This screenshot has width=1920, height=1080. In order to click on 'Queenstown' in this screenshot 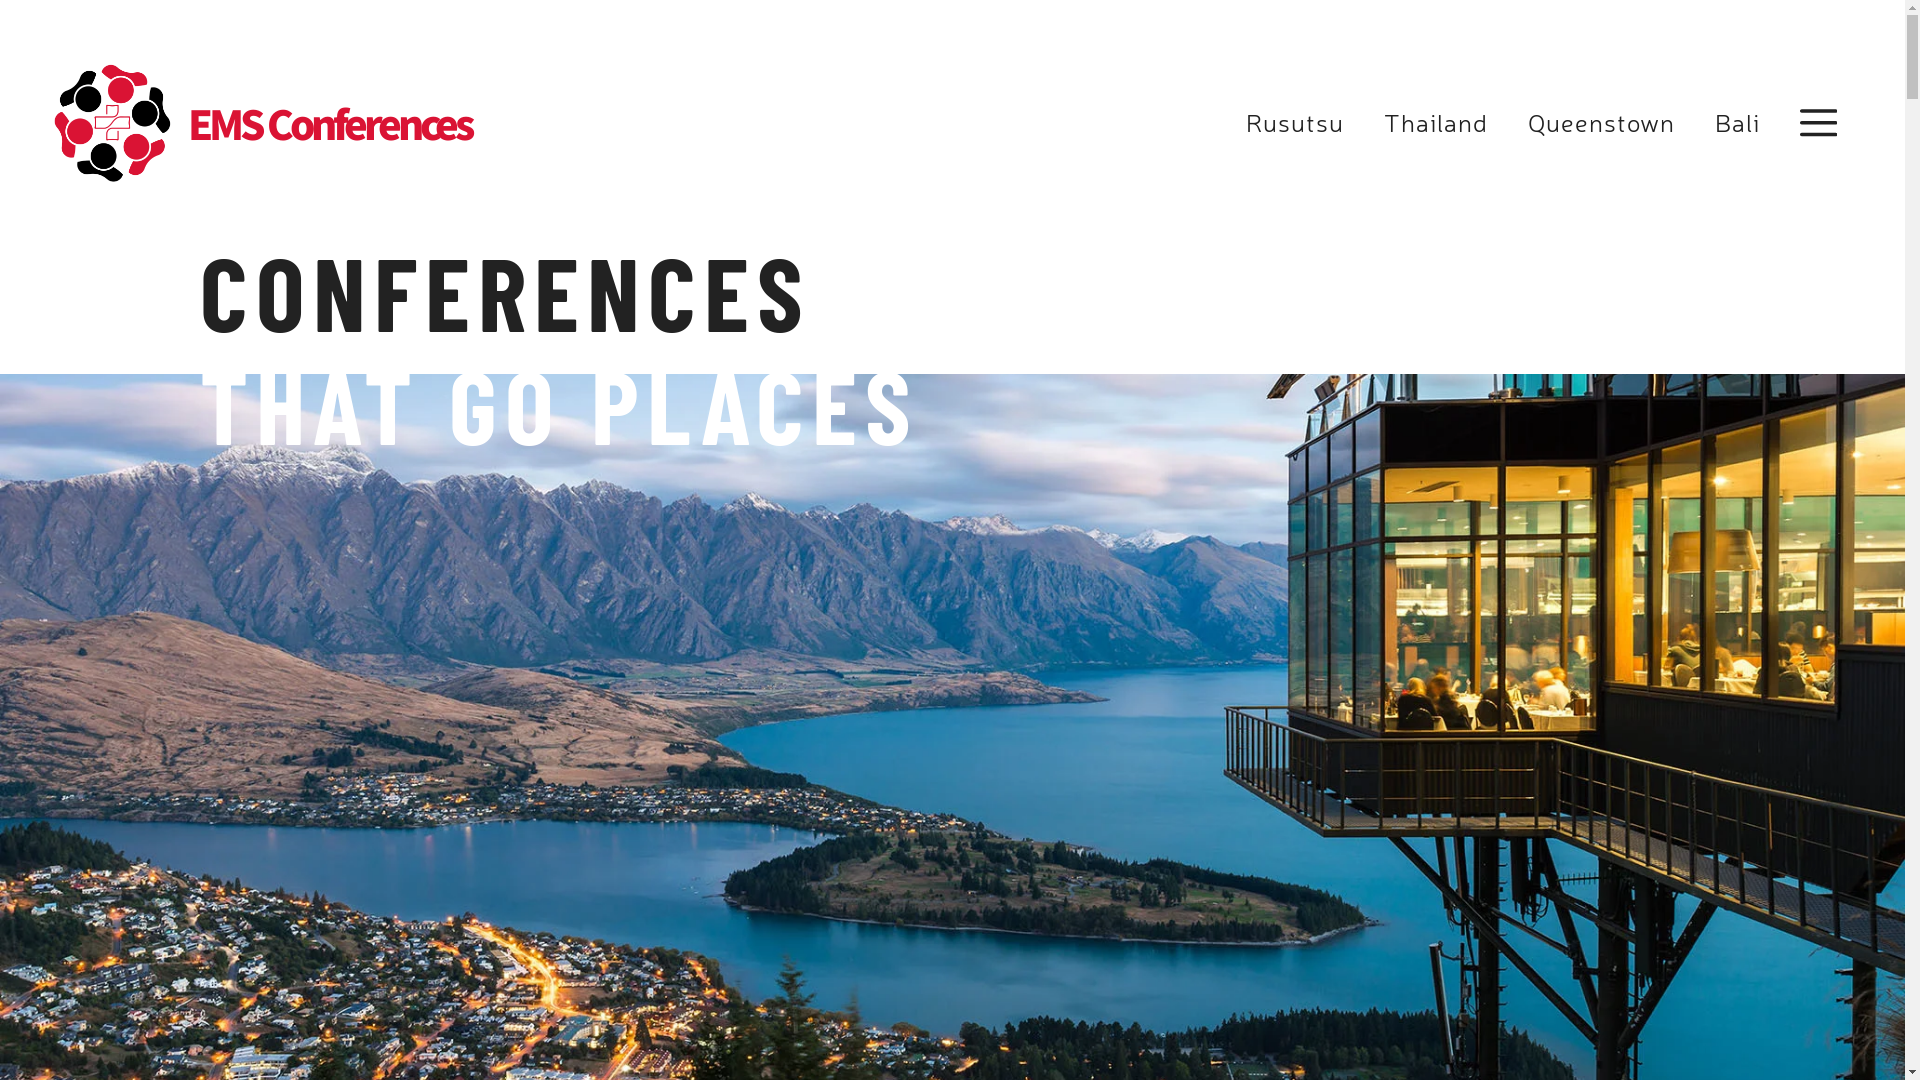, I will do `click(1601, 123)`.